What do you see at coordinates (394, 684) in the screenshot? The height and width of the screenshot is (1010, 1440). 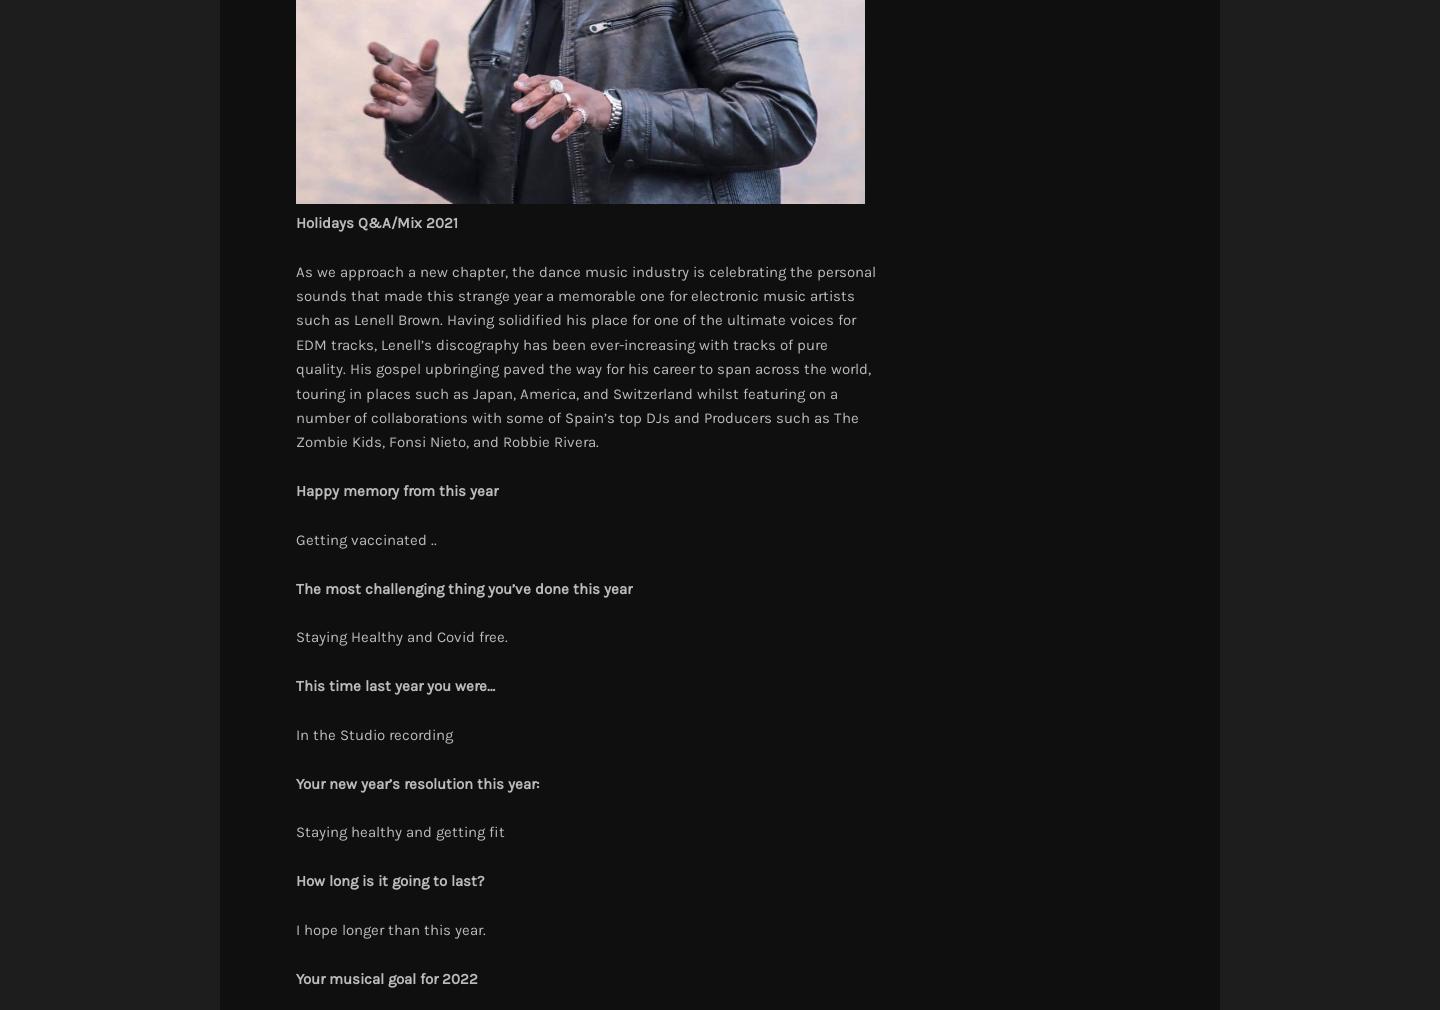 I see `'This time last year you were…'` at bounding box center [394, 684].